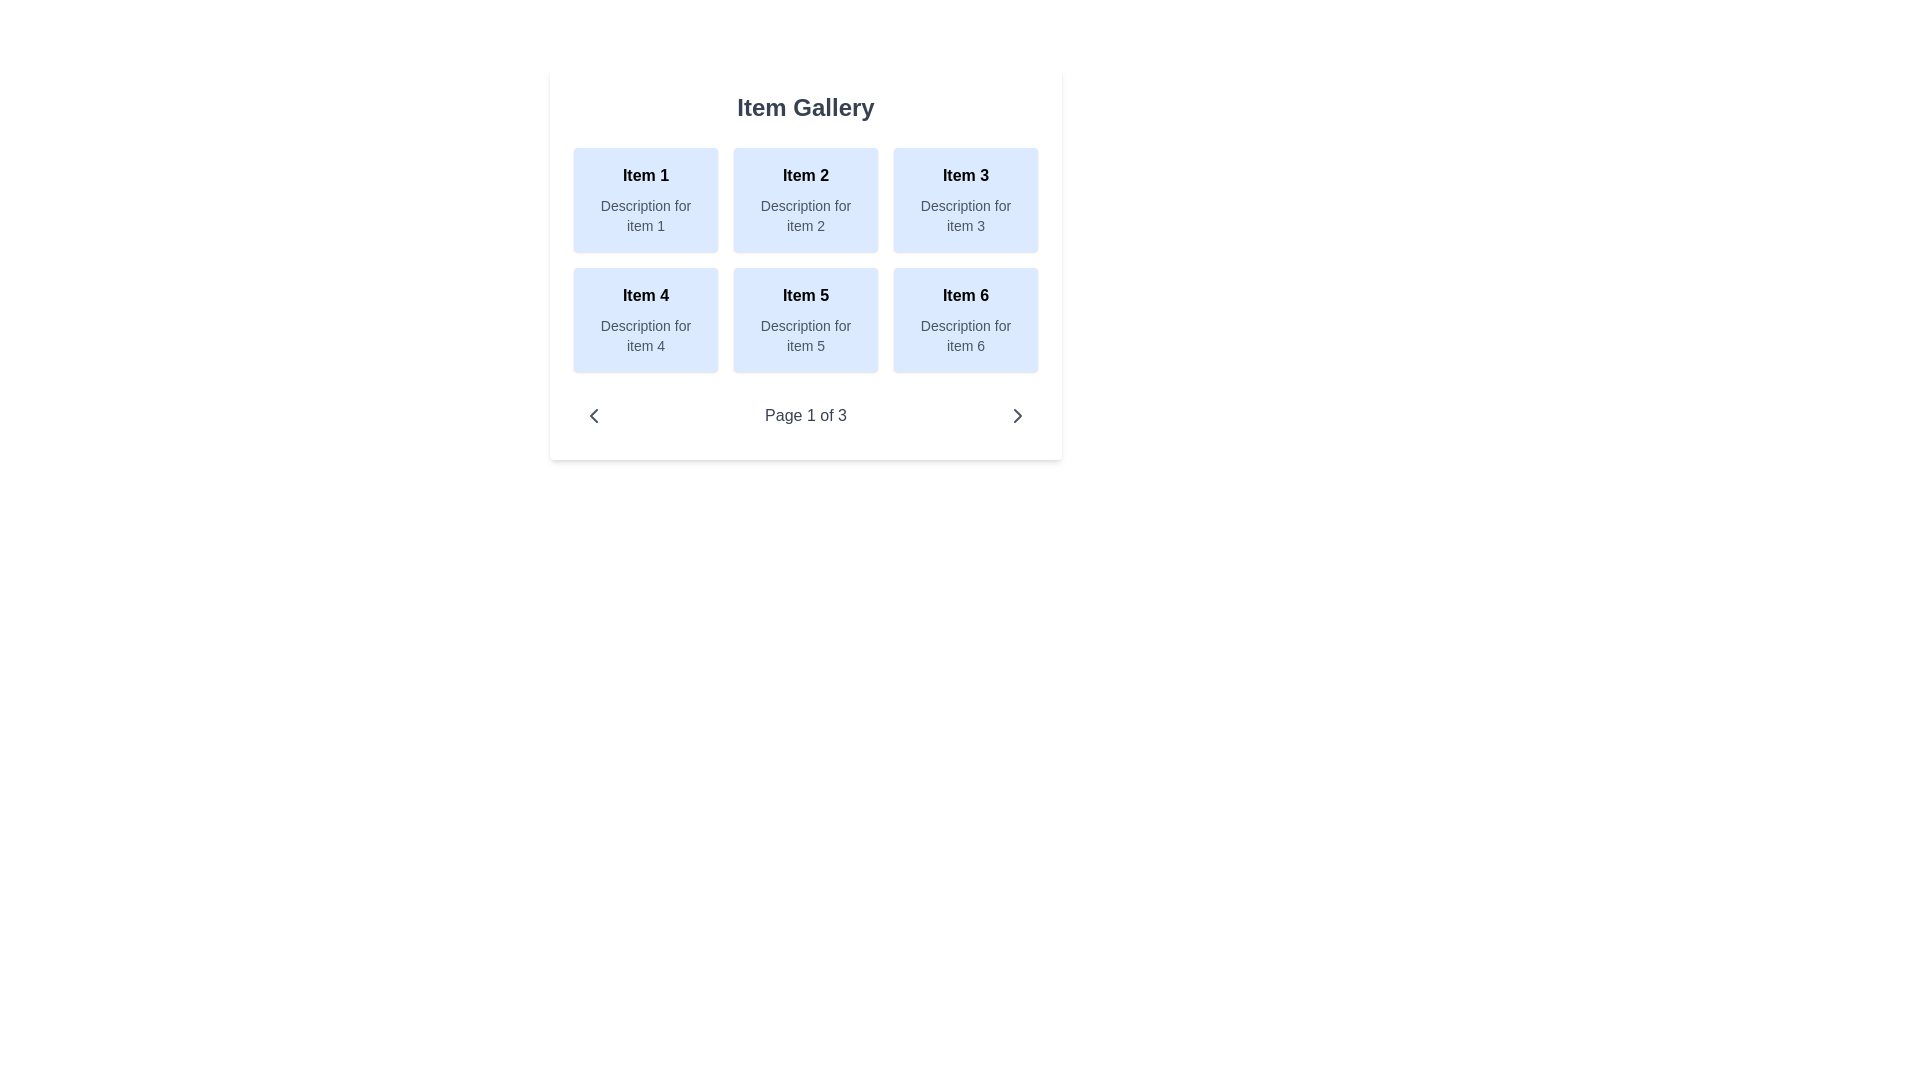  What do you see at coordinates (593, 415) in the screenshot?
I see `the left navigation chevron icon located at the bottom left of the interface` at bounding box center [593, 415].